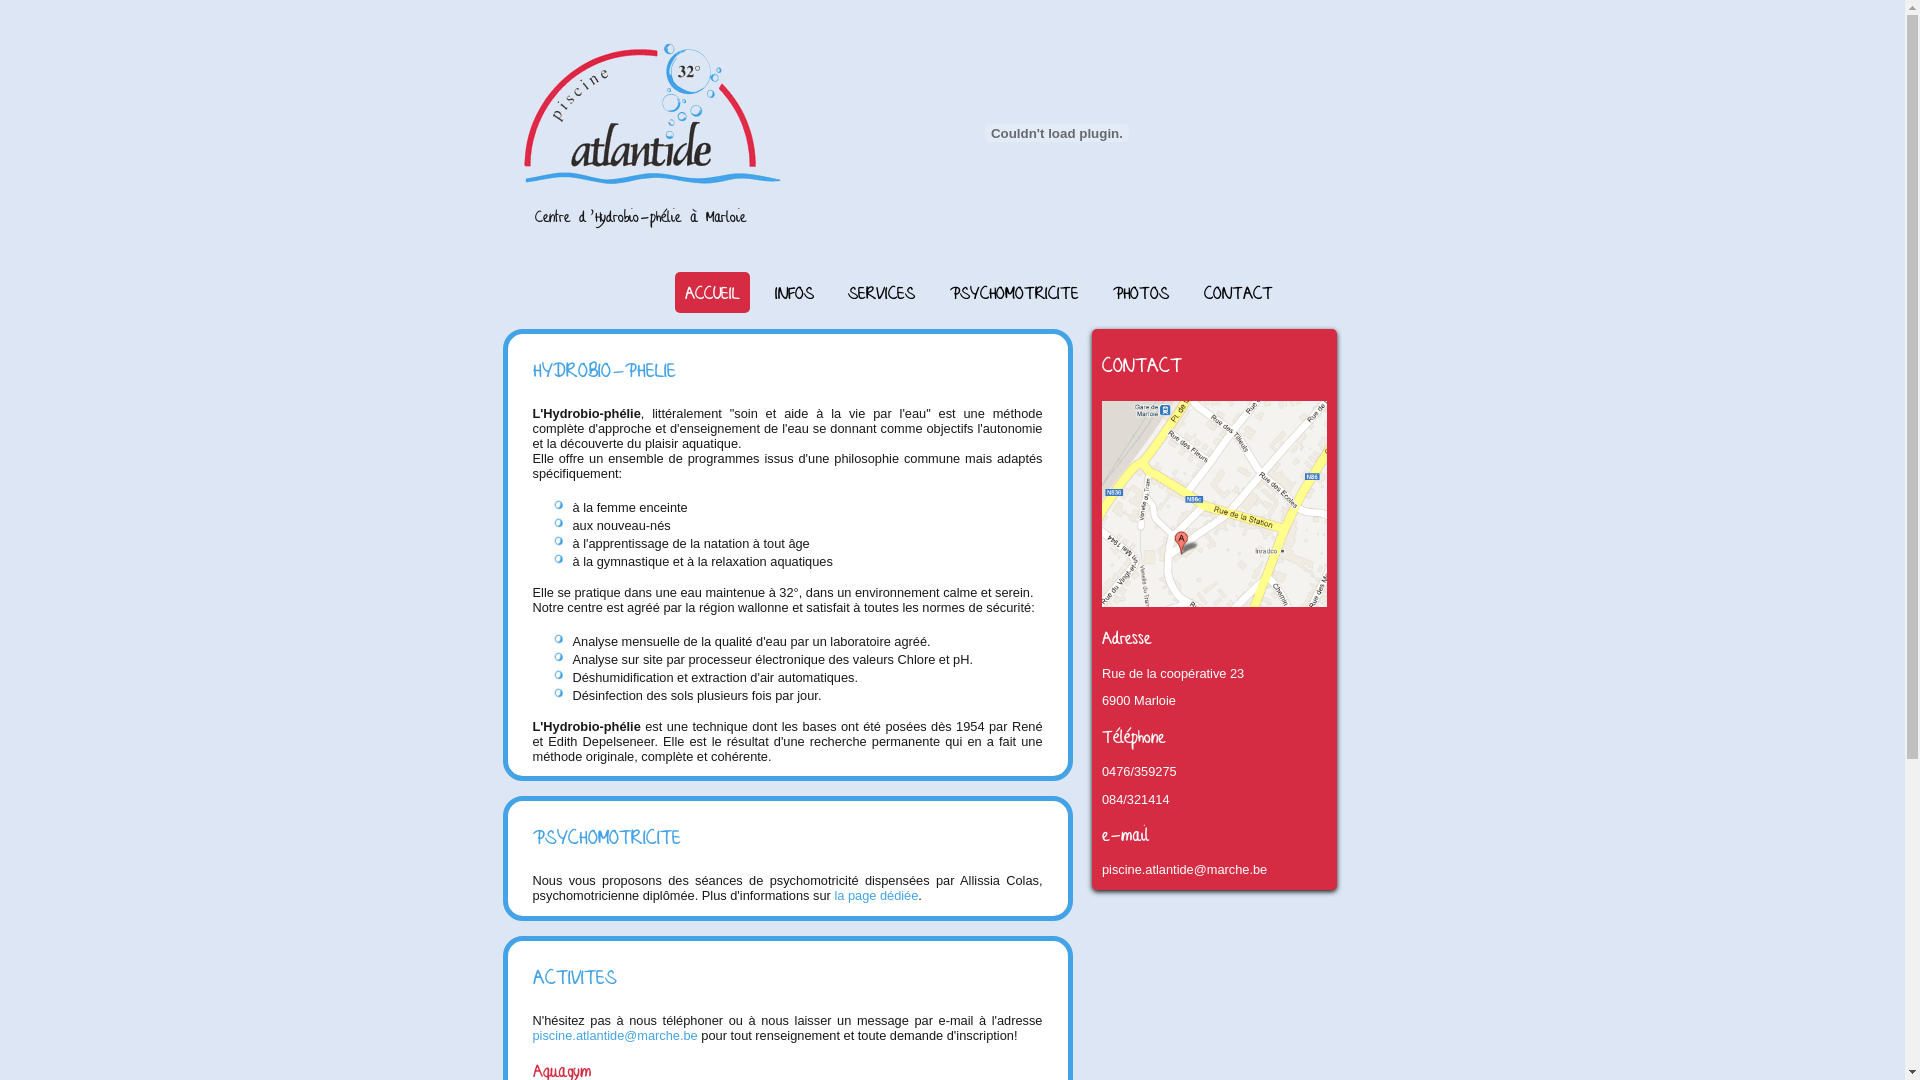  Describe the element at coordinates (613, 1035) in the screenshot. I see `'piscine.atlantide@marche.be'` at that location.